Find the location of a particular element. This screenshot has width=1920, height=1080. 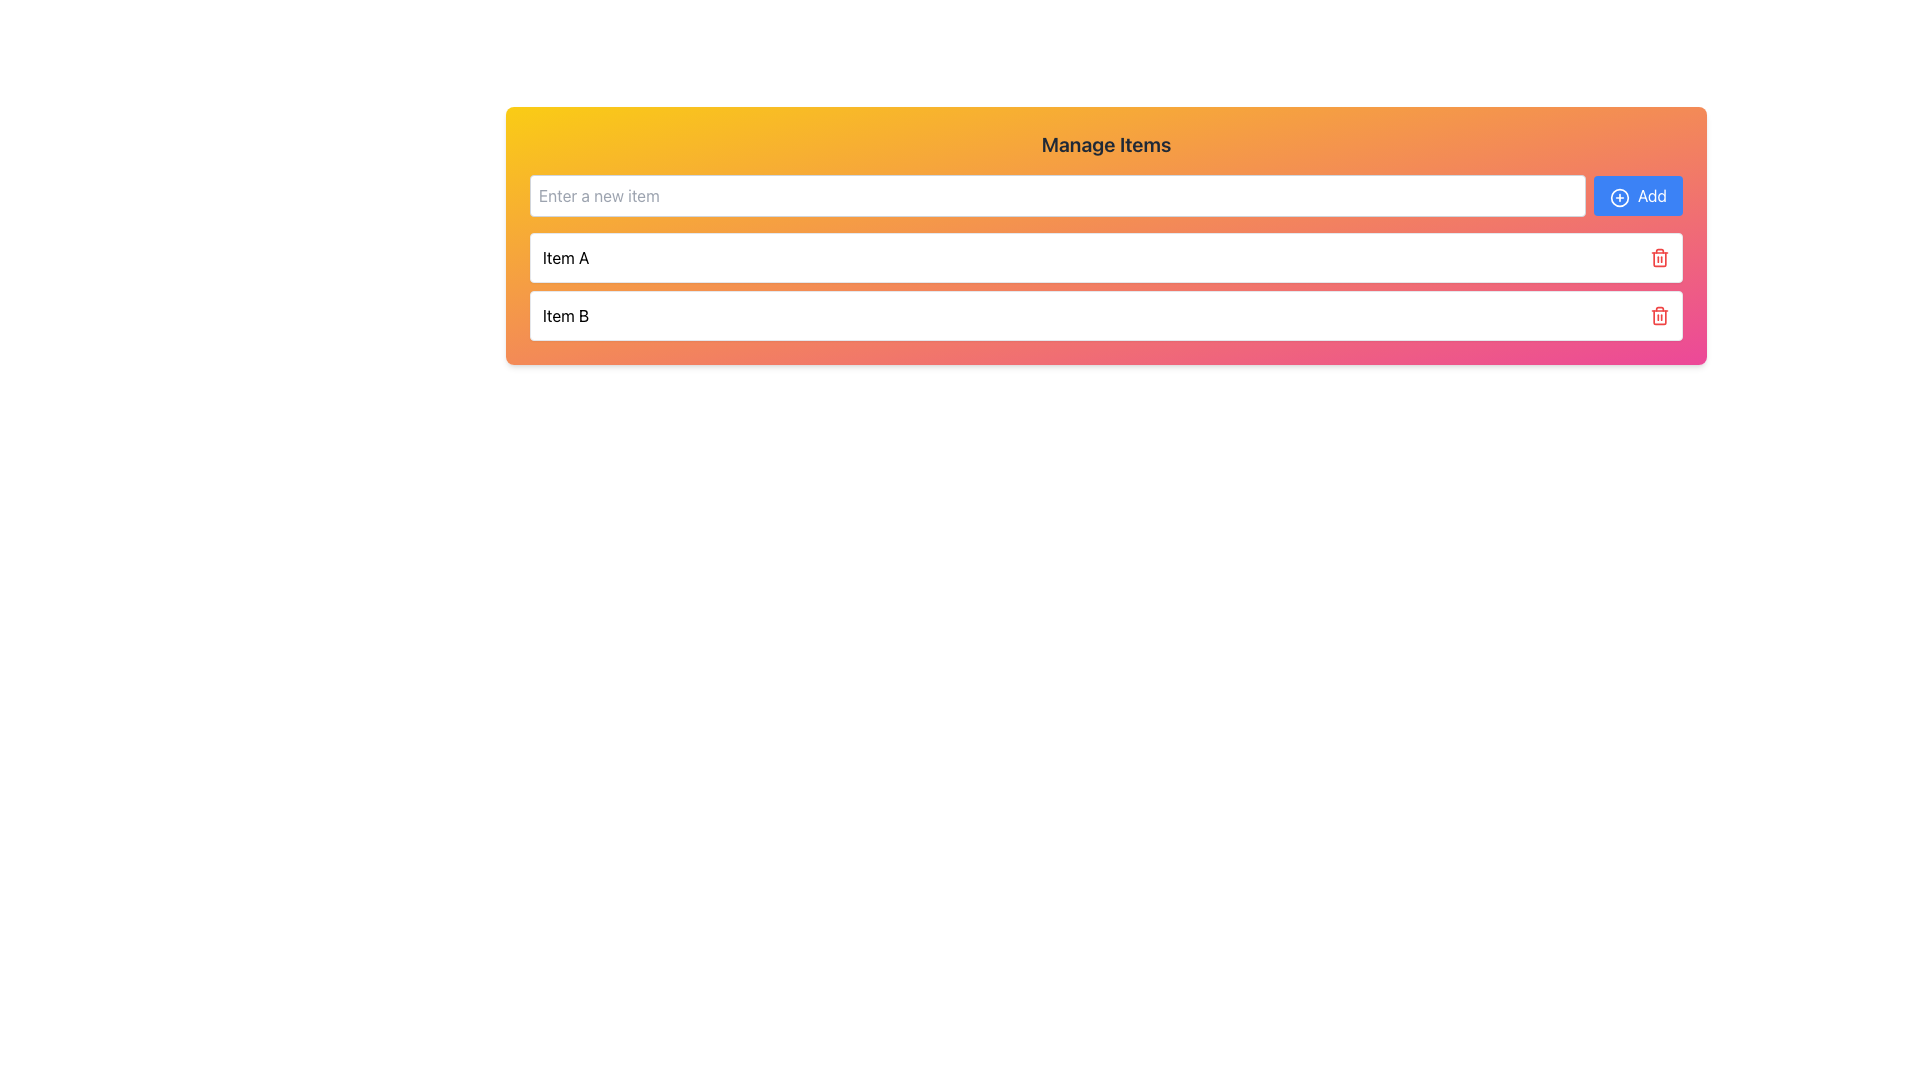

the trash icon button in red color located at the far right end of the first list item box labeled 'Item A' is located at coordinates (1660, 257).